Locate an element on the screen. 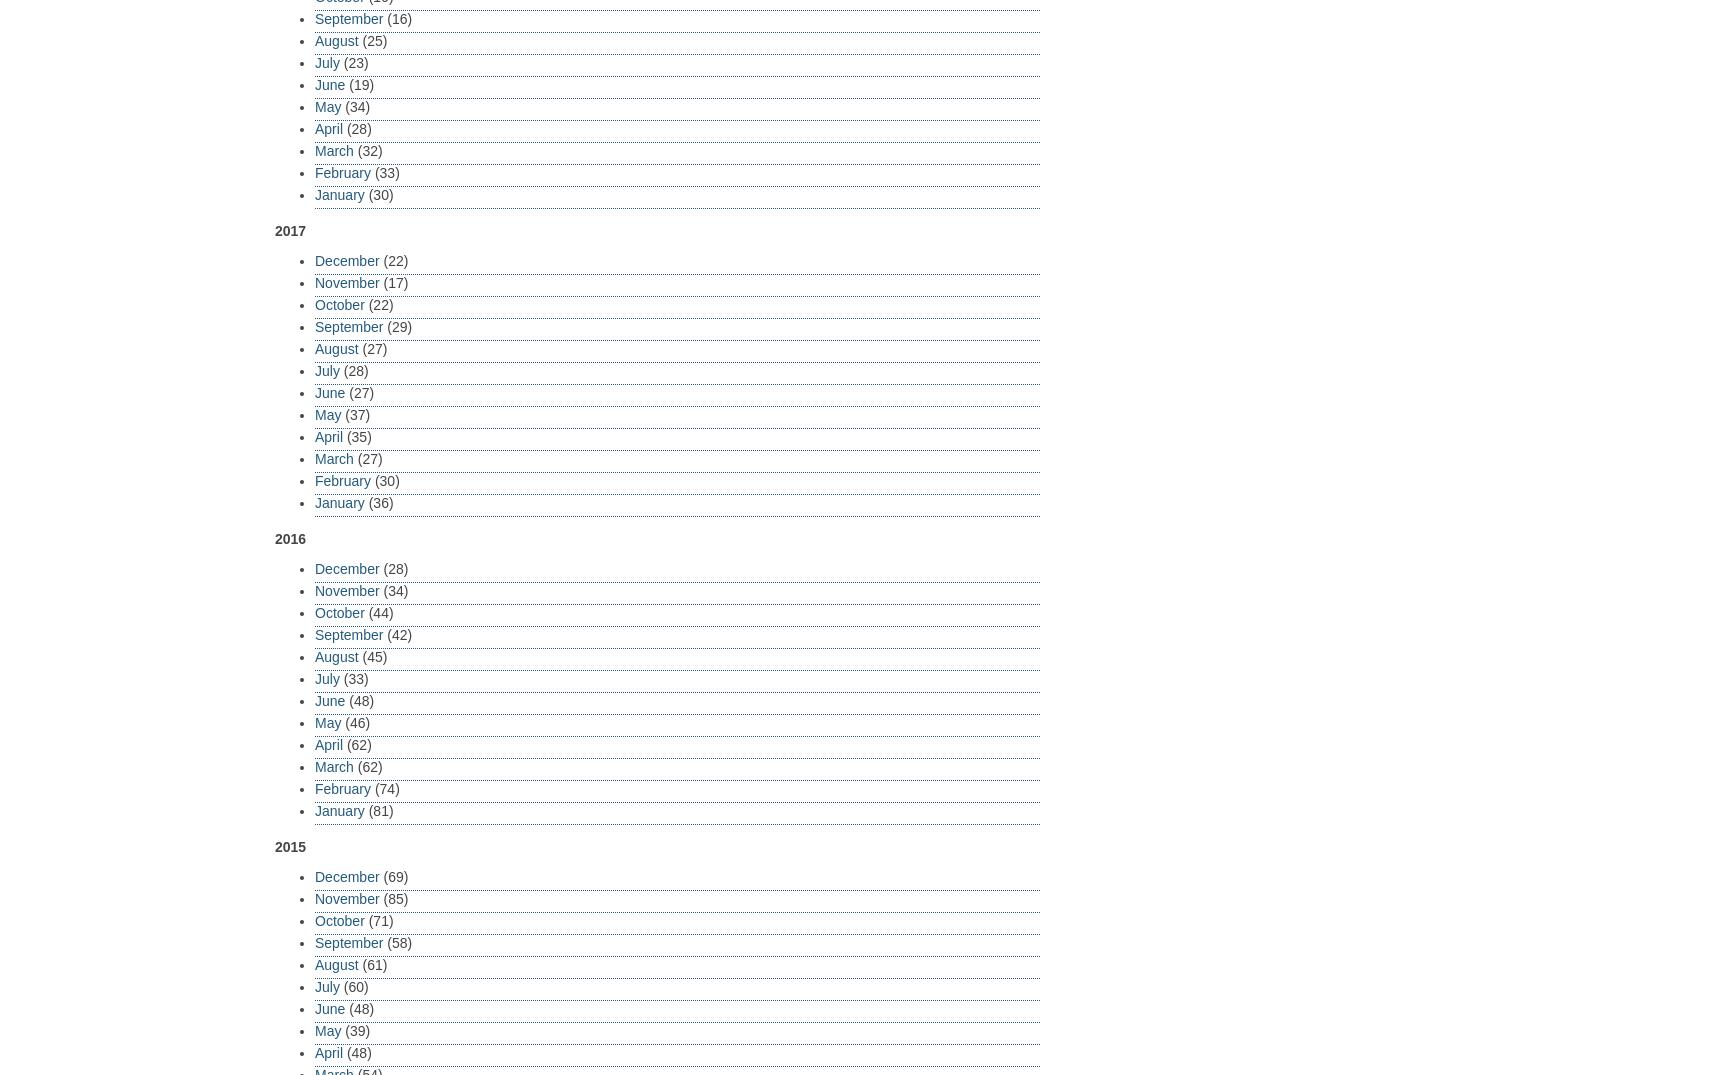 Image resolution: width=1732 pixels, height=1075 pixels. '2016' is located at coordinates (289, 538).